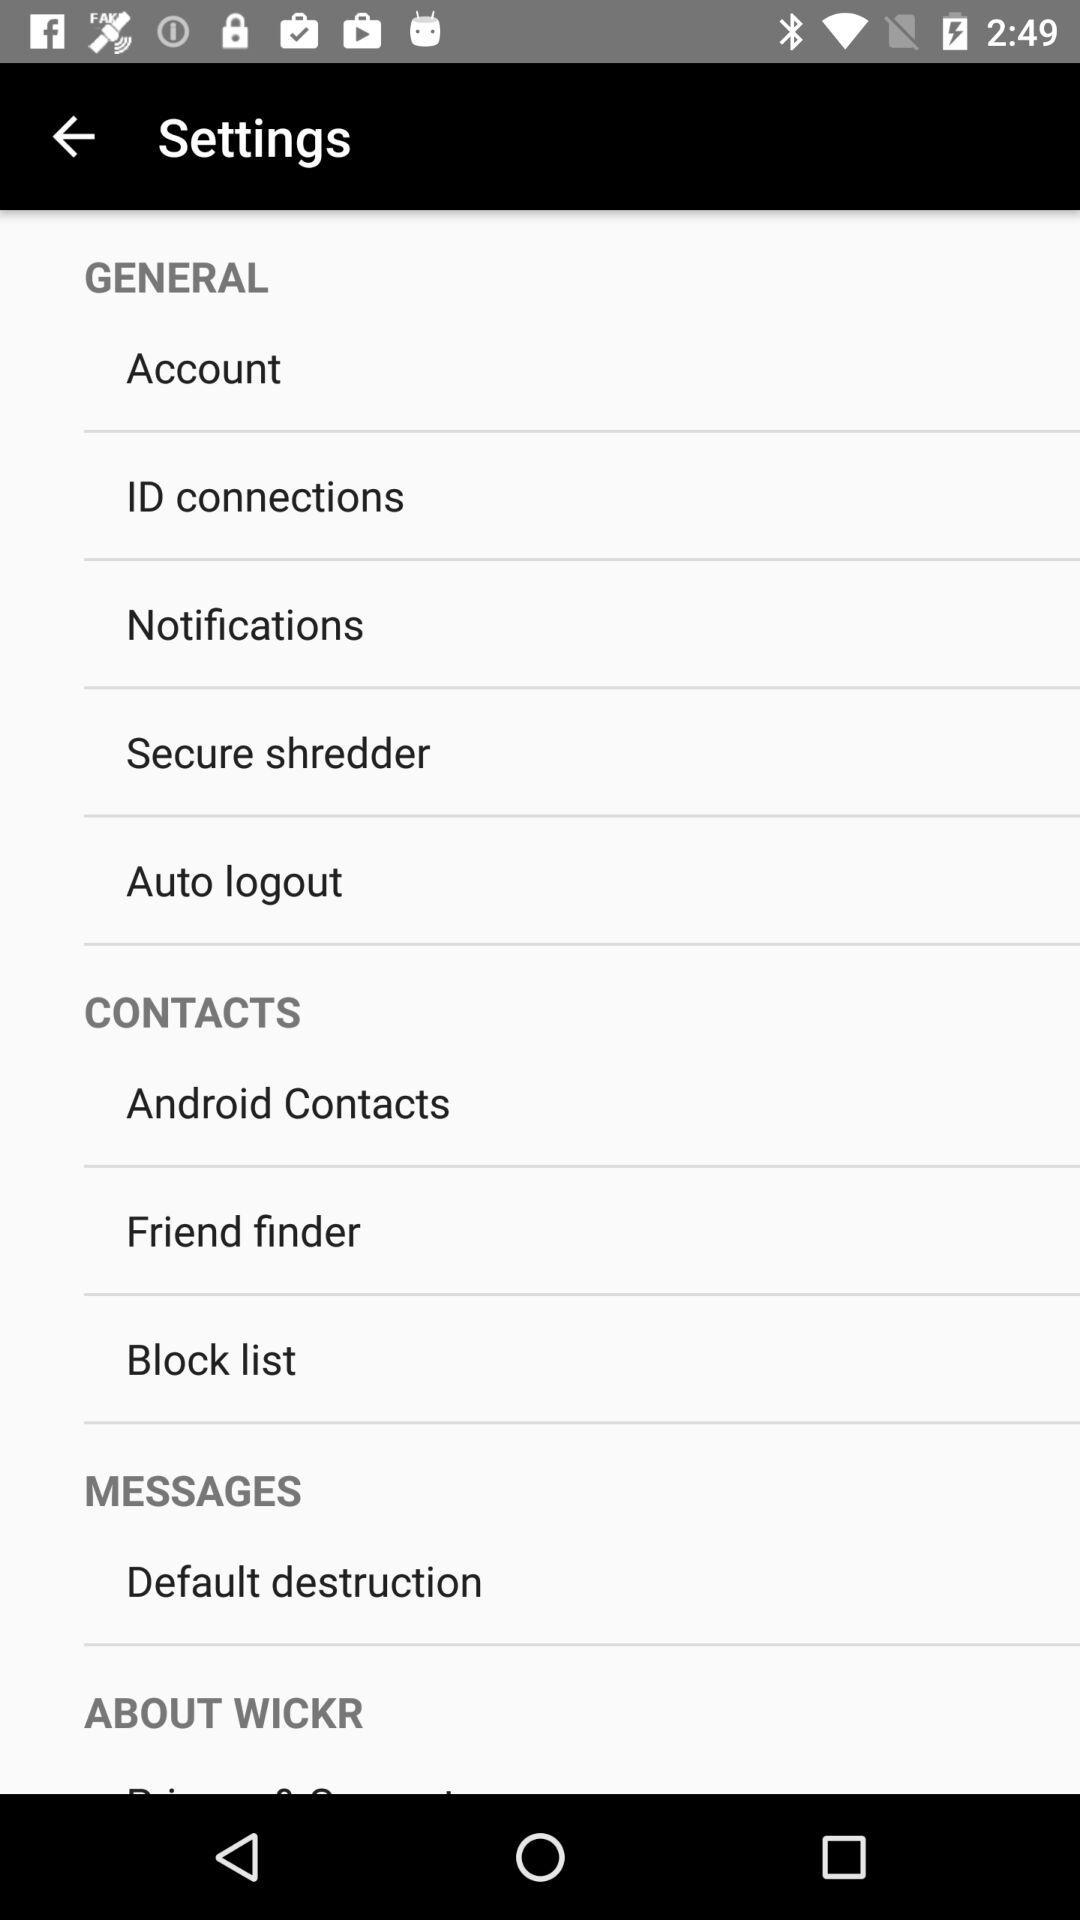 The image size is (1080, 1920). Describe the element at coordinates (582, 366) in the screenshot. I see `item below the general item` at that location.